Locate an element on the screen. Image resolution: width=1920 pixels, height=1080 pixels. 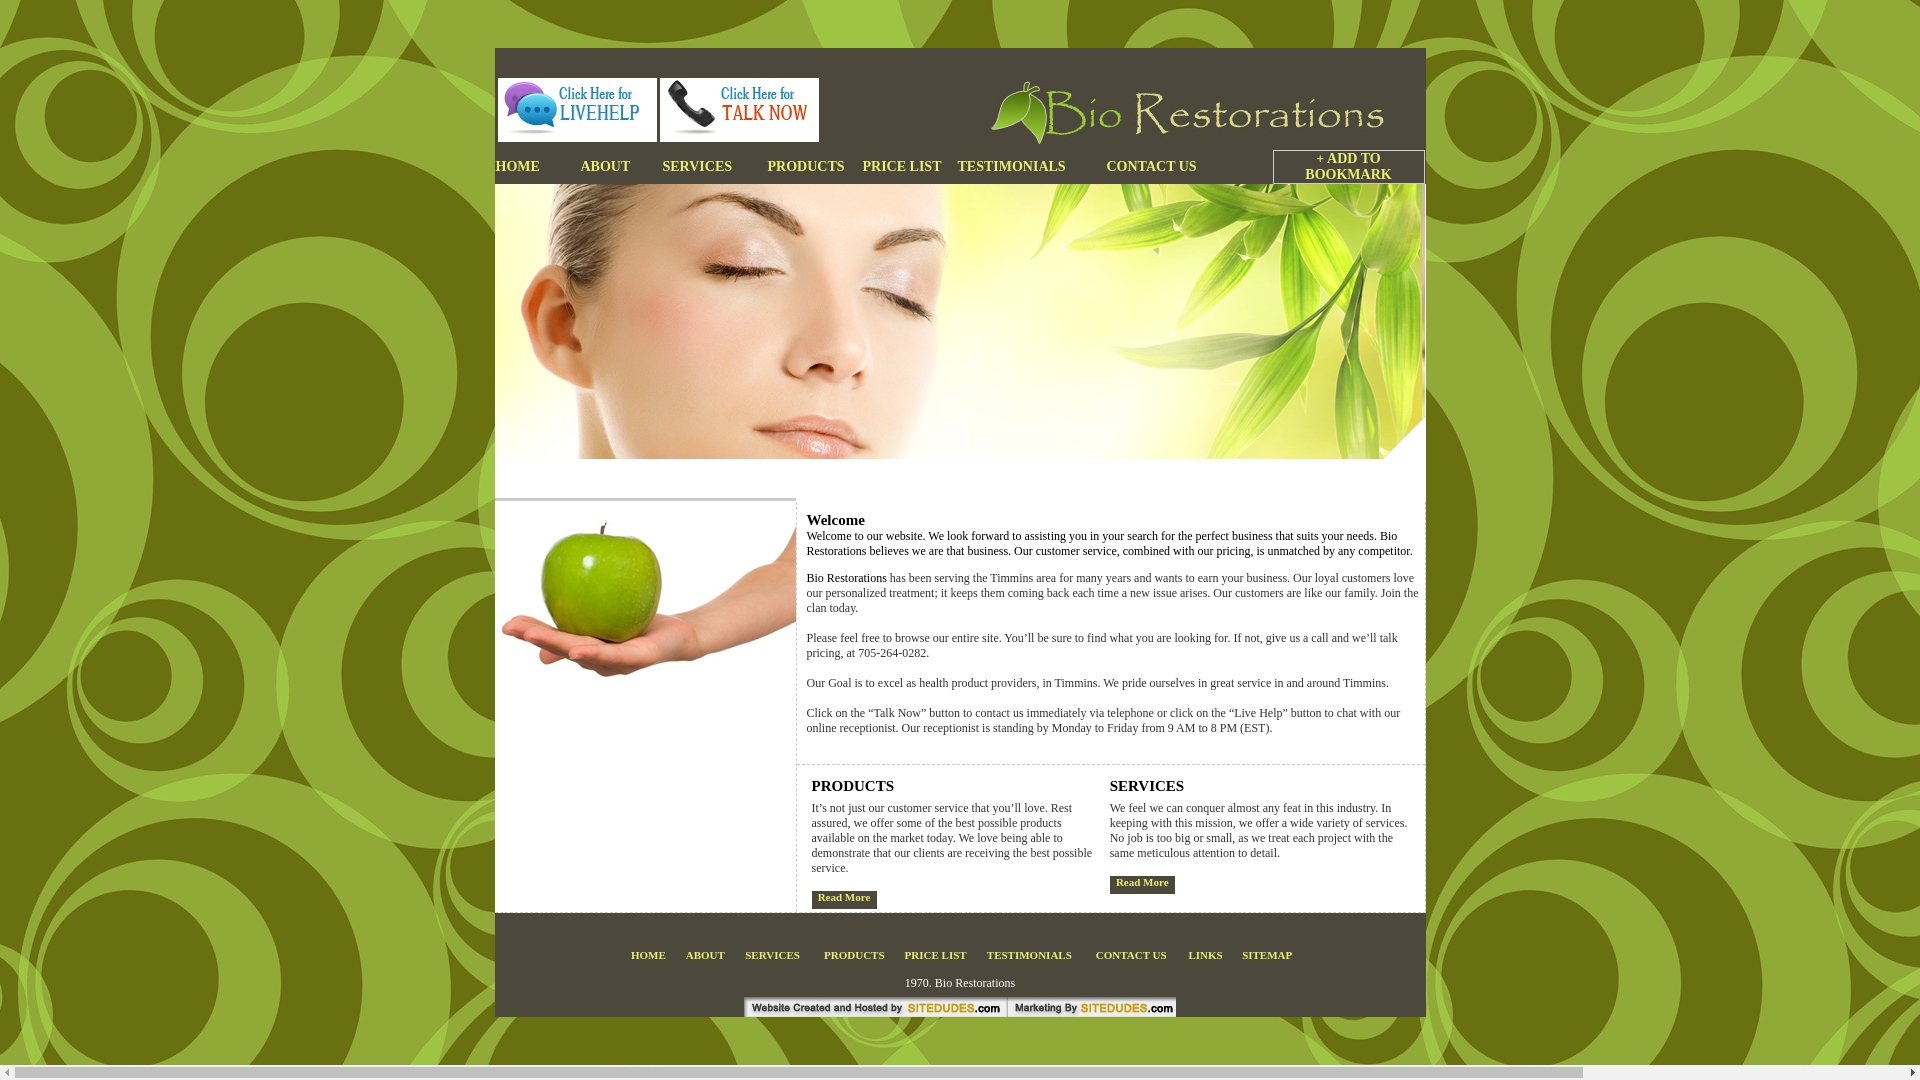
'PRICE LIST' is located at coordinates (935, 954).